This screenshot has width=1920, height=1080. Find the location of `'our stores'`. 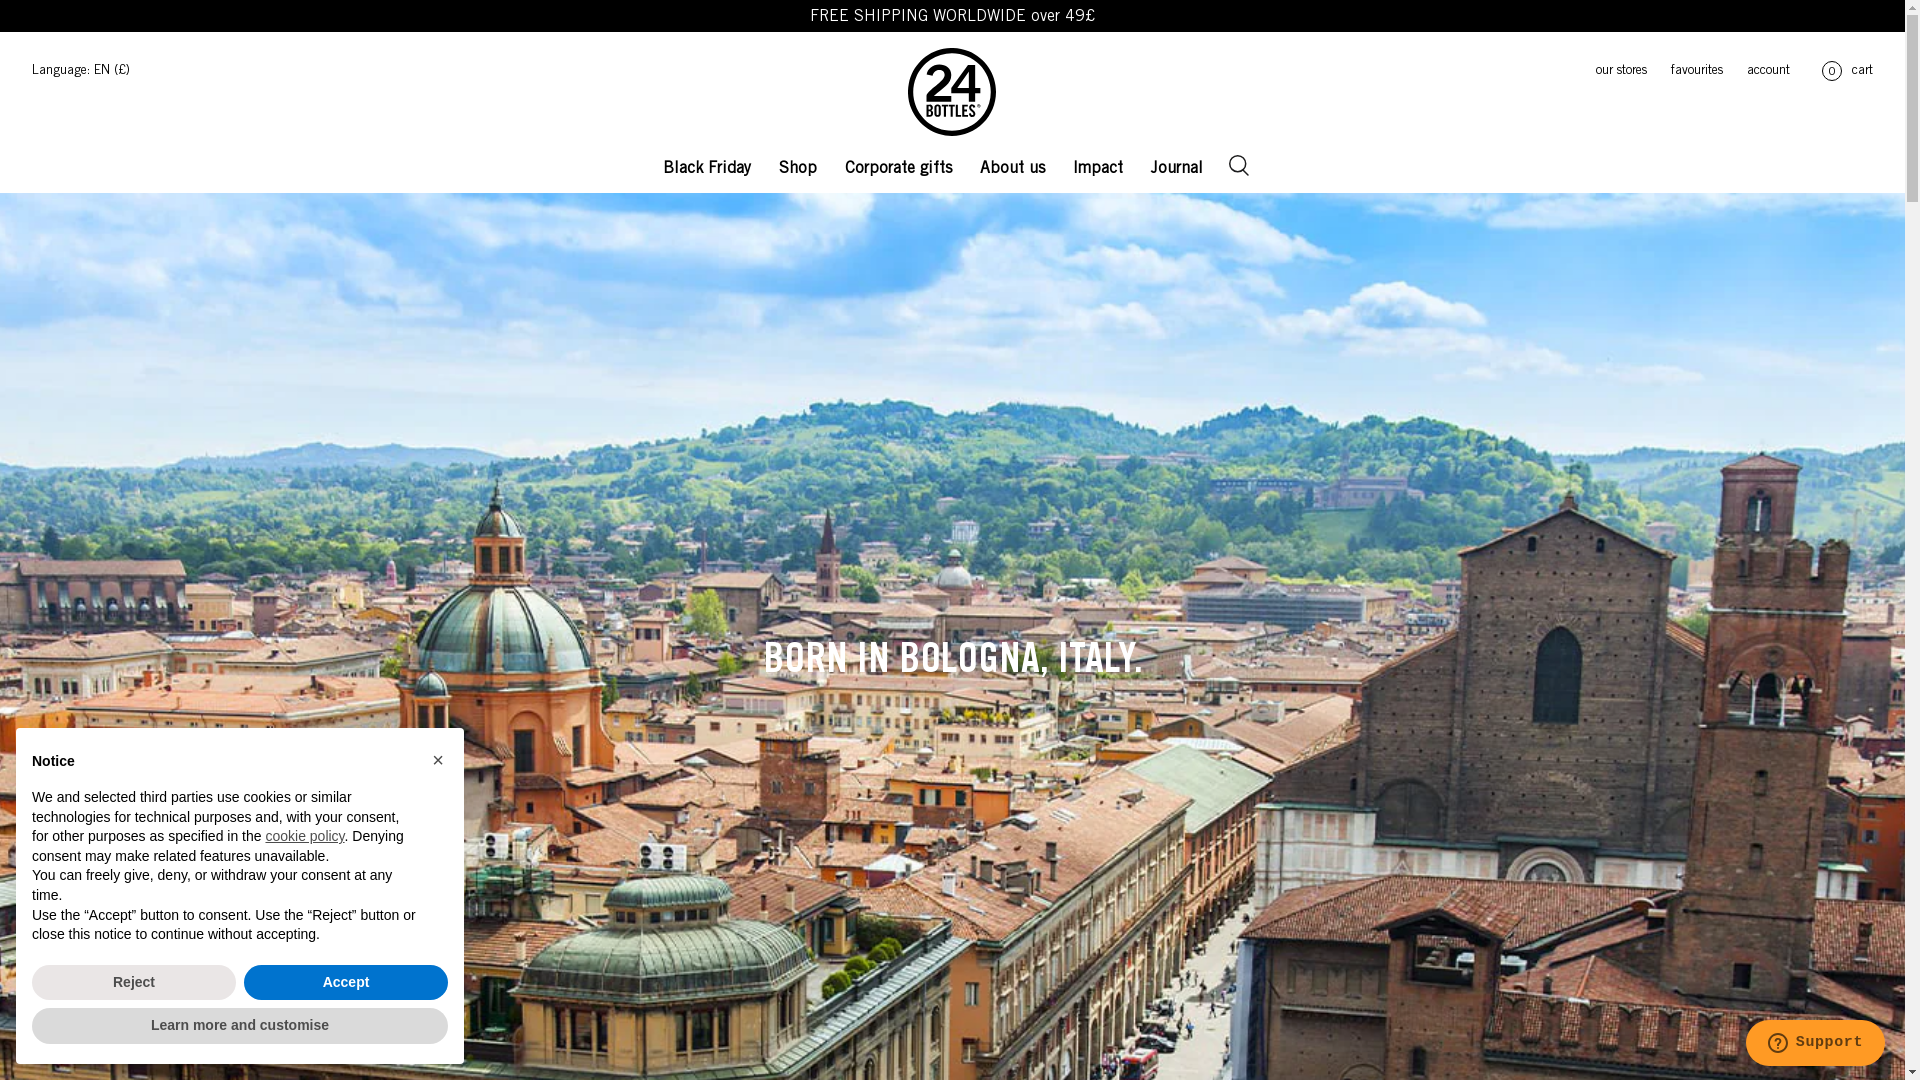

'our stores' is located at coordinates (1609, 71).